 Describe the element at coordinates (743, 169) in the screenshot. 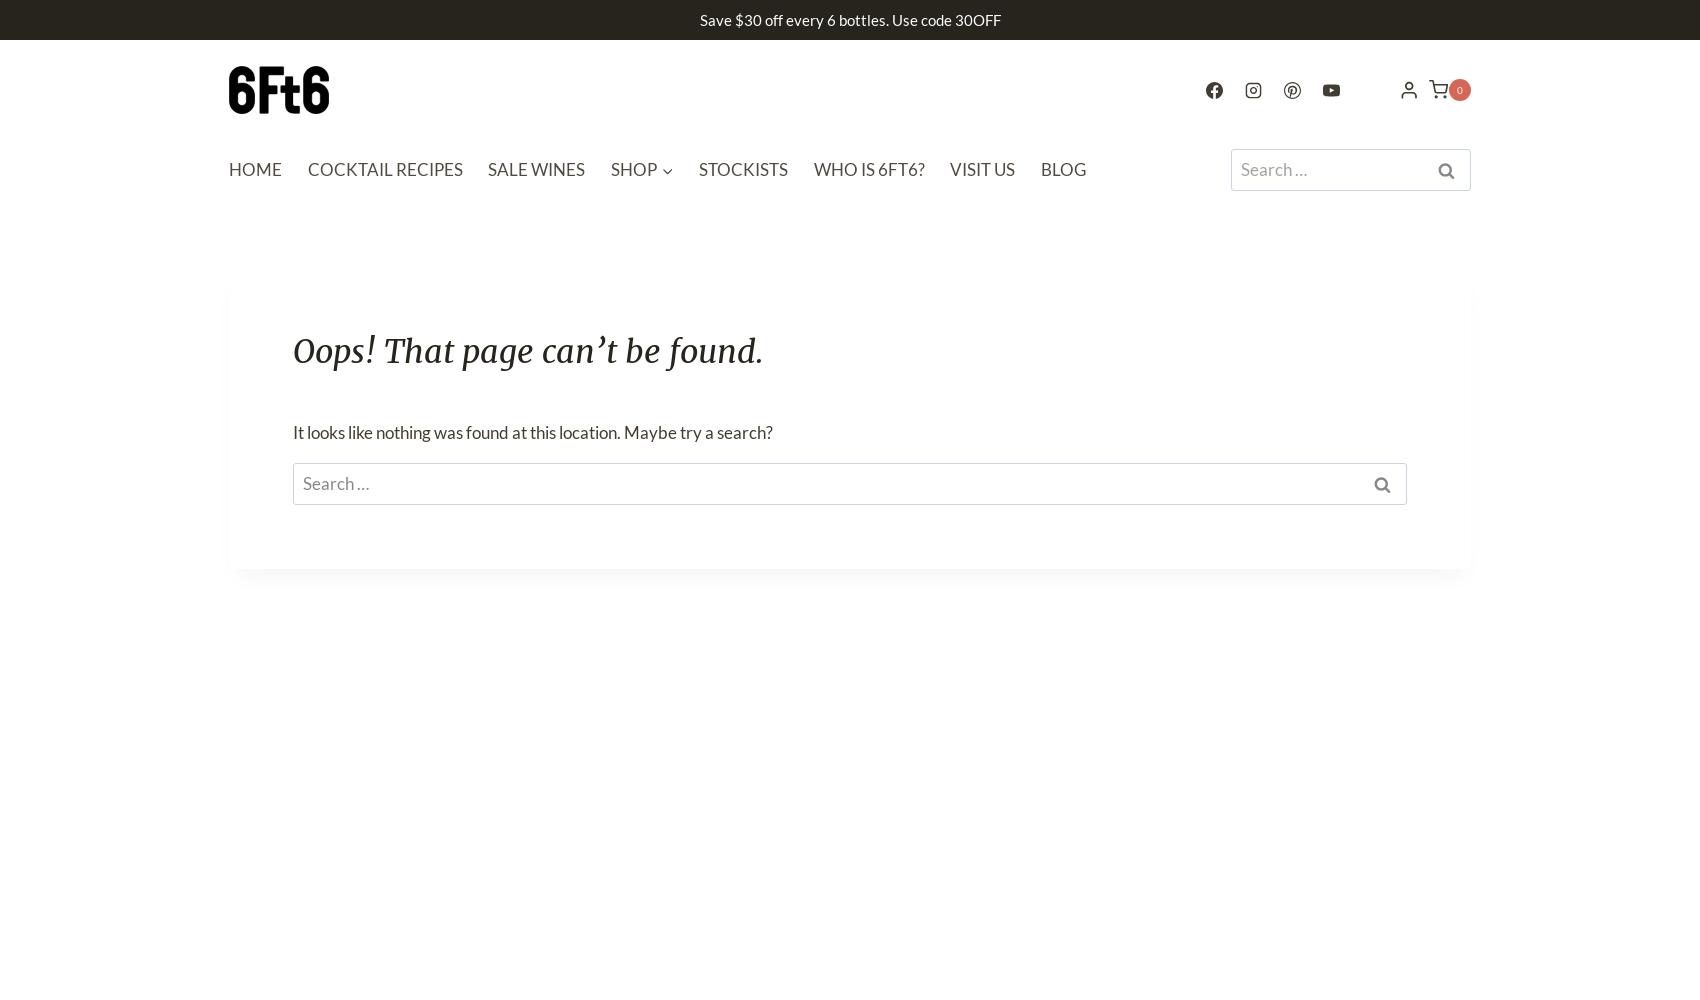

I see `'Stockists'` at that location.